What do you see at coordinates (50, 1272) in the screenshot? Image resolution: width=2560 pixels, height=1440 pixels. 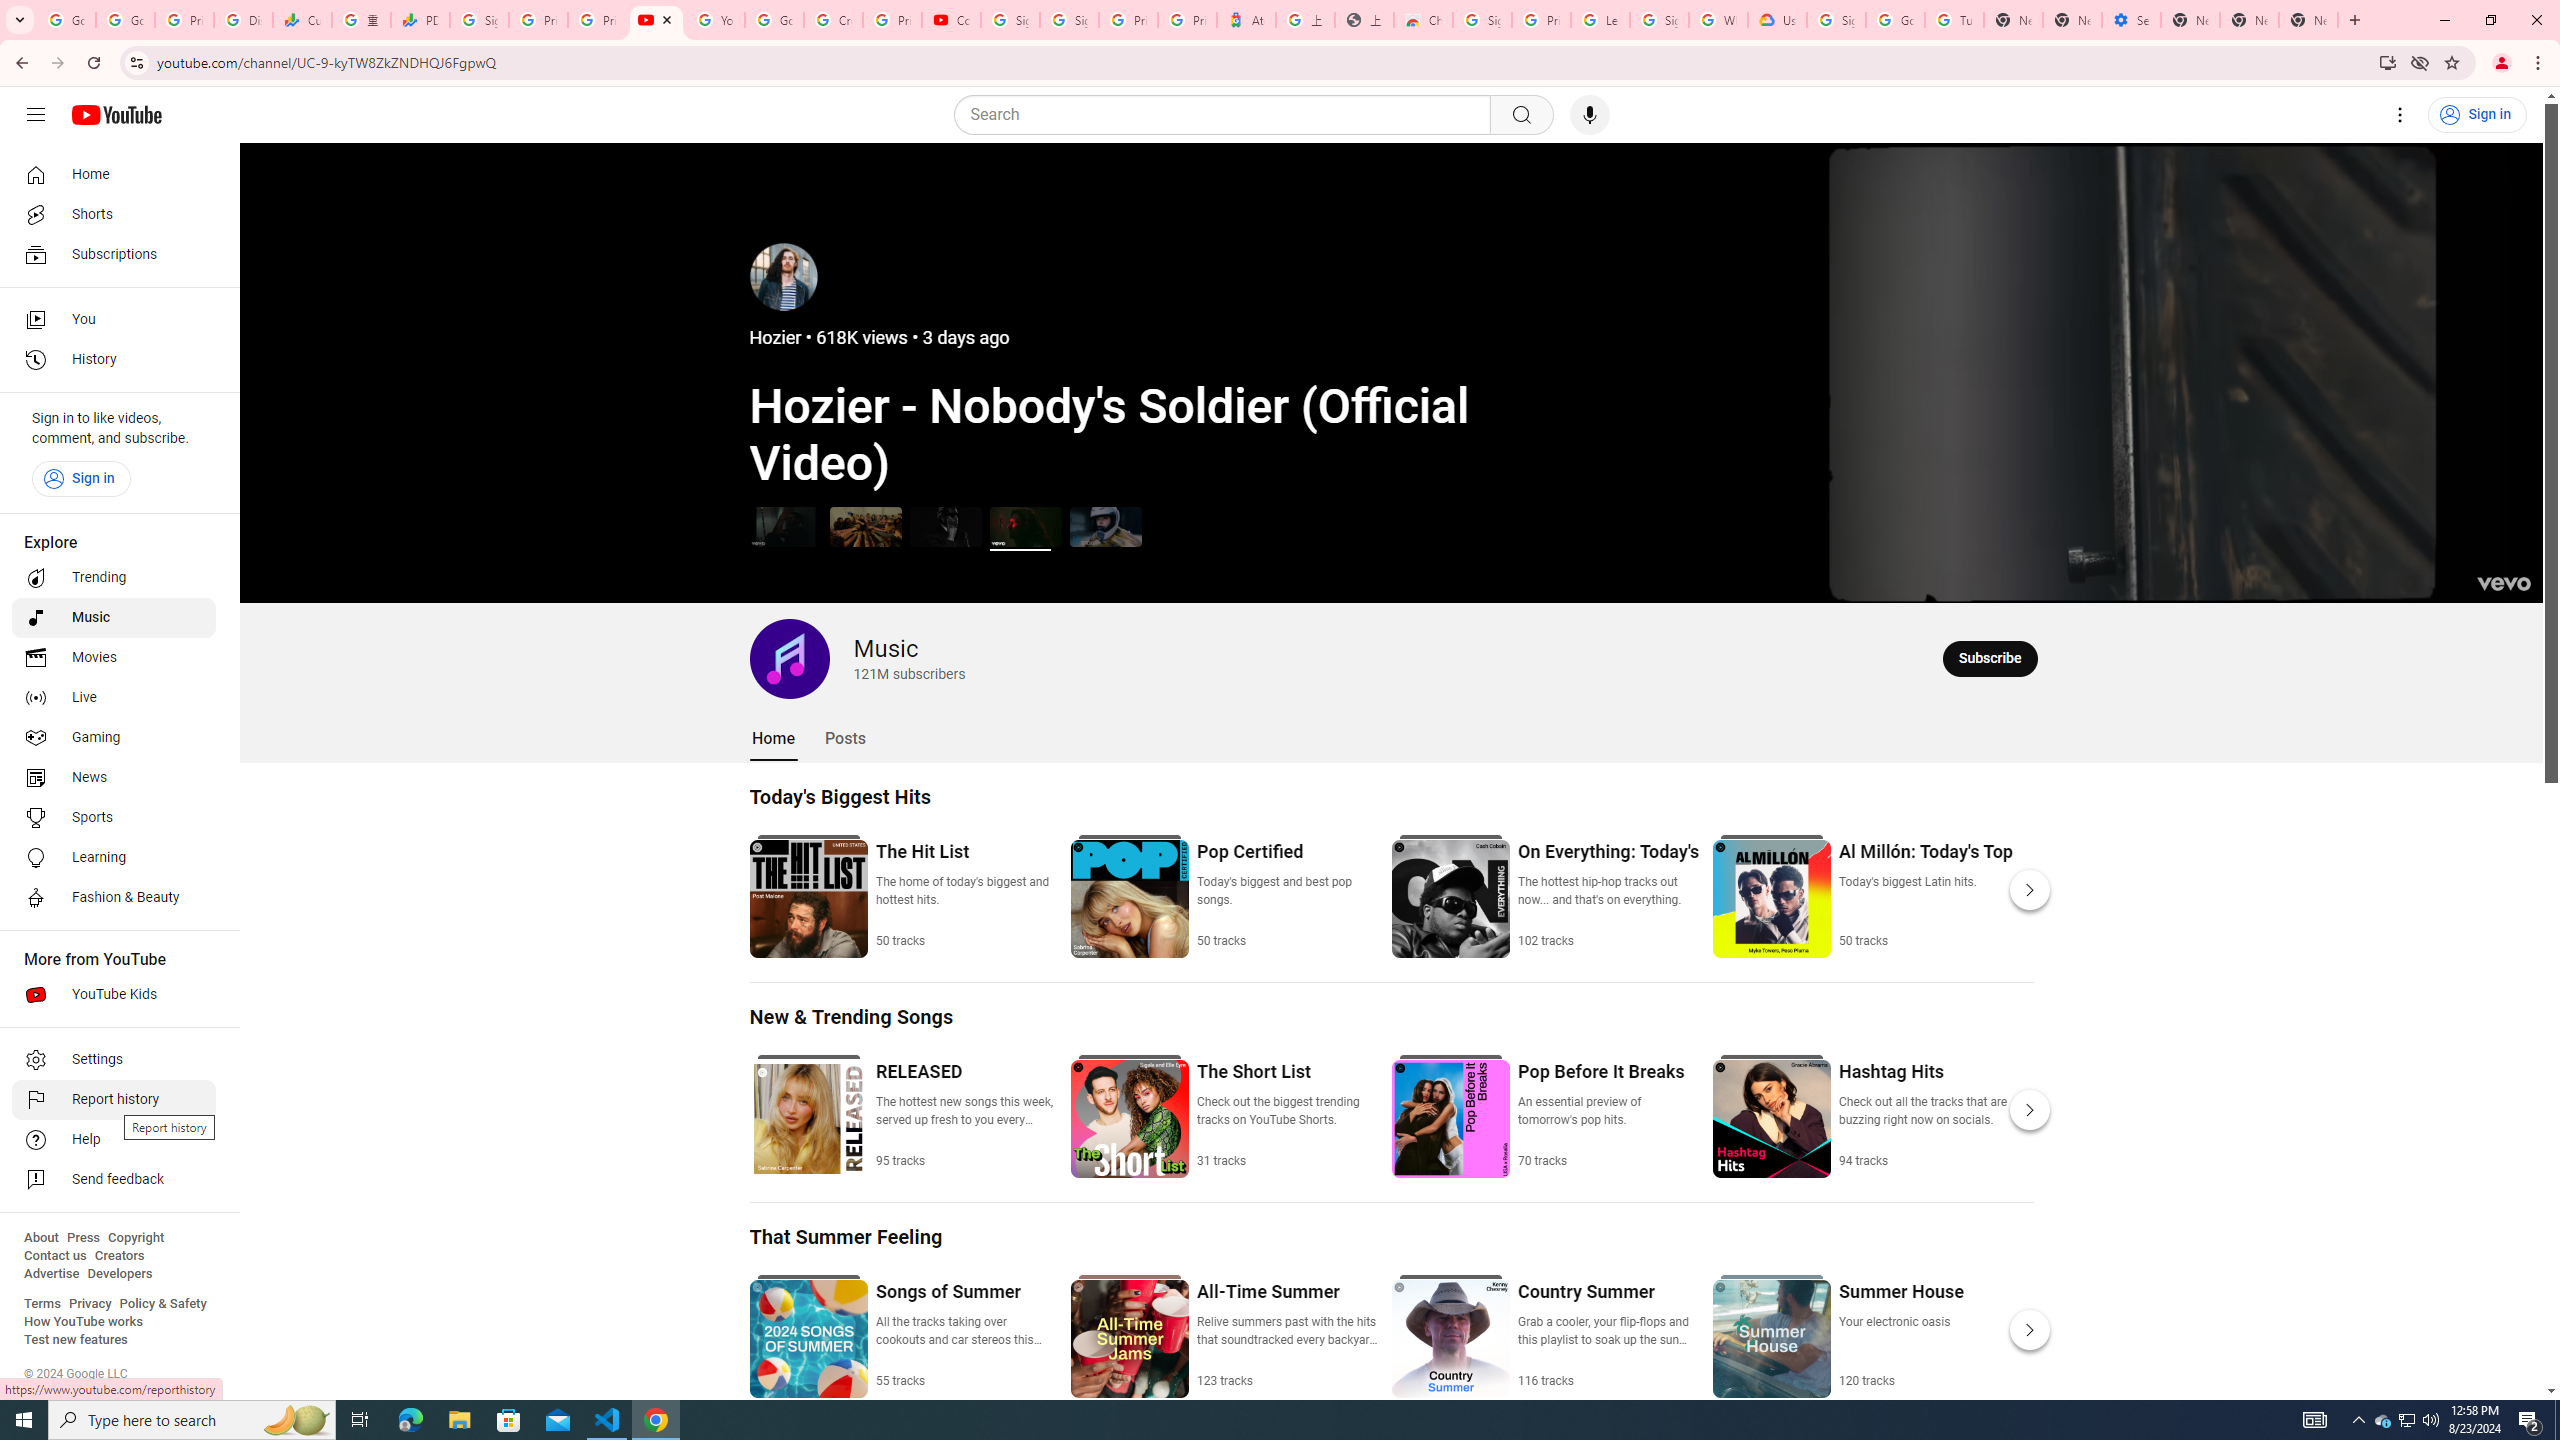 I see `'Advertise'` at bounding box center [50, 1272].